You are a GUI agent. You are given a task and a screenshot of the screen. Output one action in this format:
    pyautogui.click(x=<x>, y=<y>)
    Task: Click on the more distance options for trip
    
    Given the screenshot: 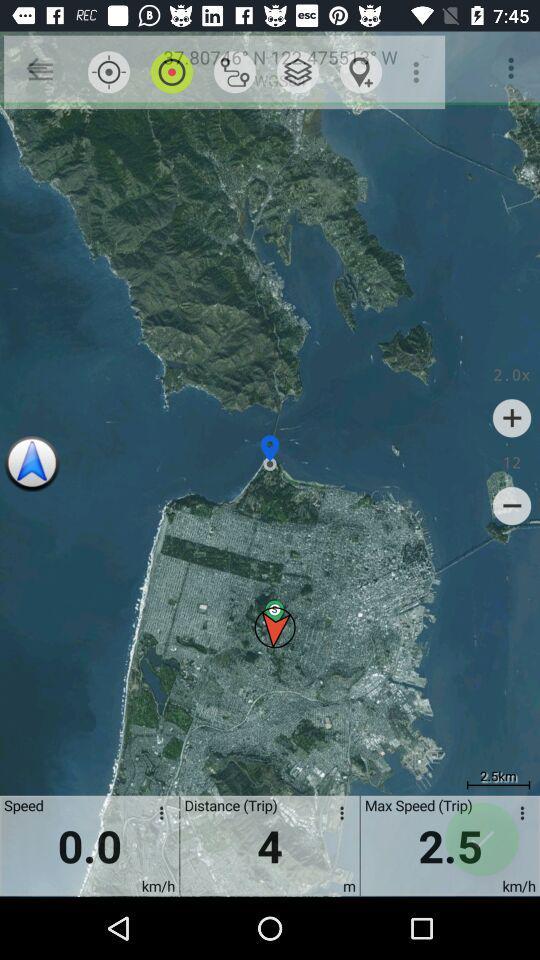 What is the action you would take?
    pyautogui.click(x=337, y=816)
    